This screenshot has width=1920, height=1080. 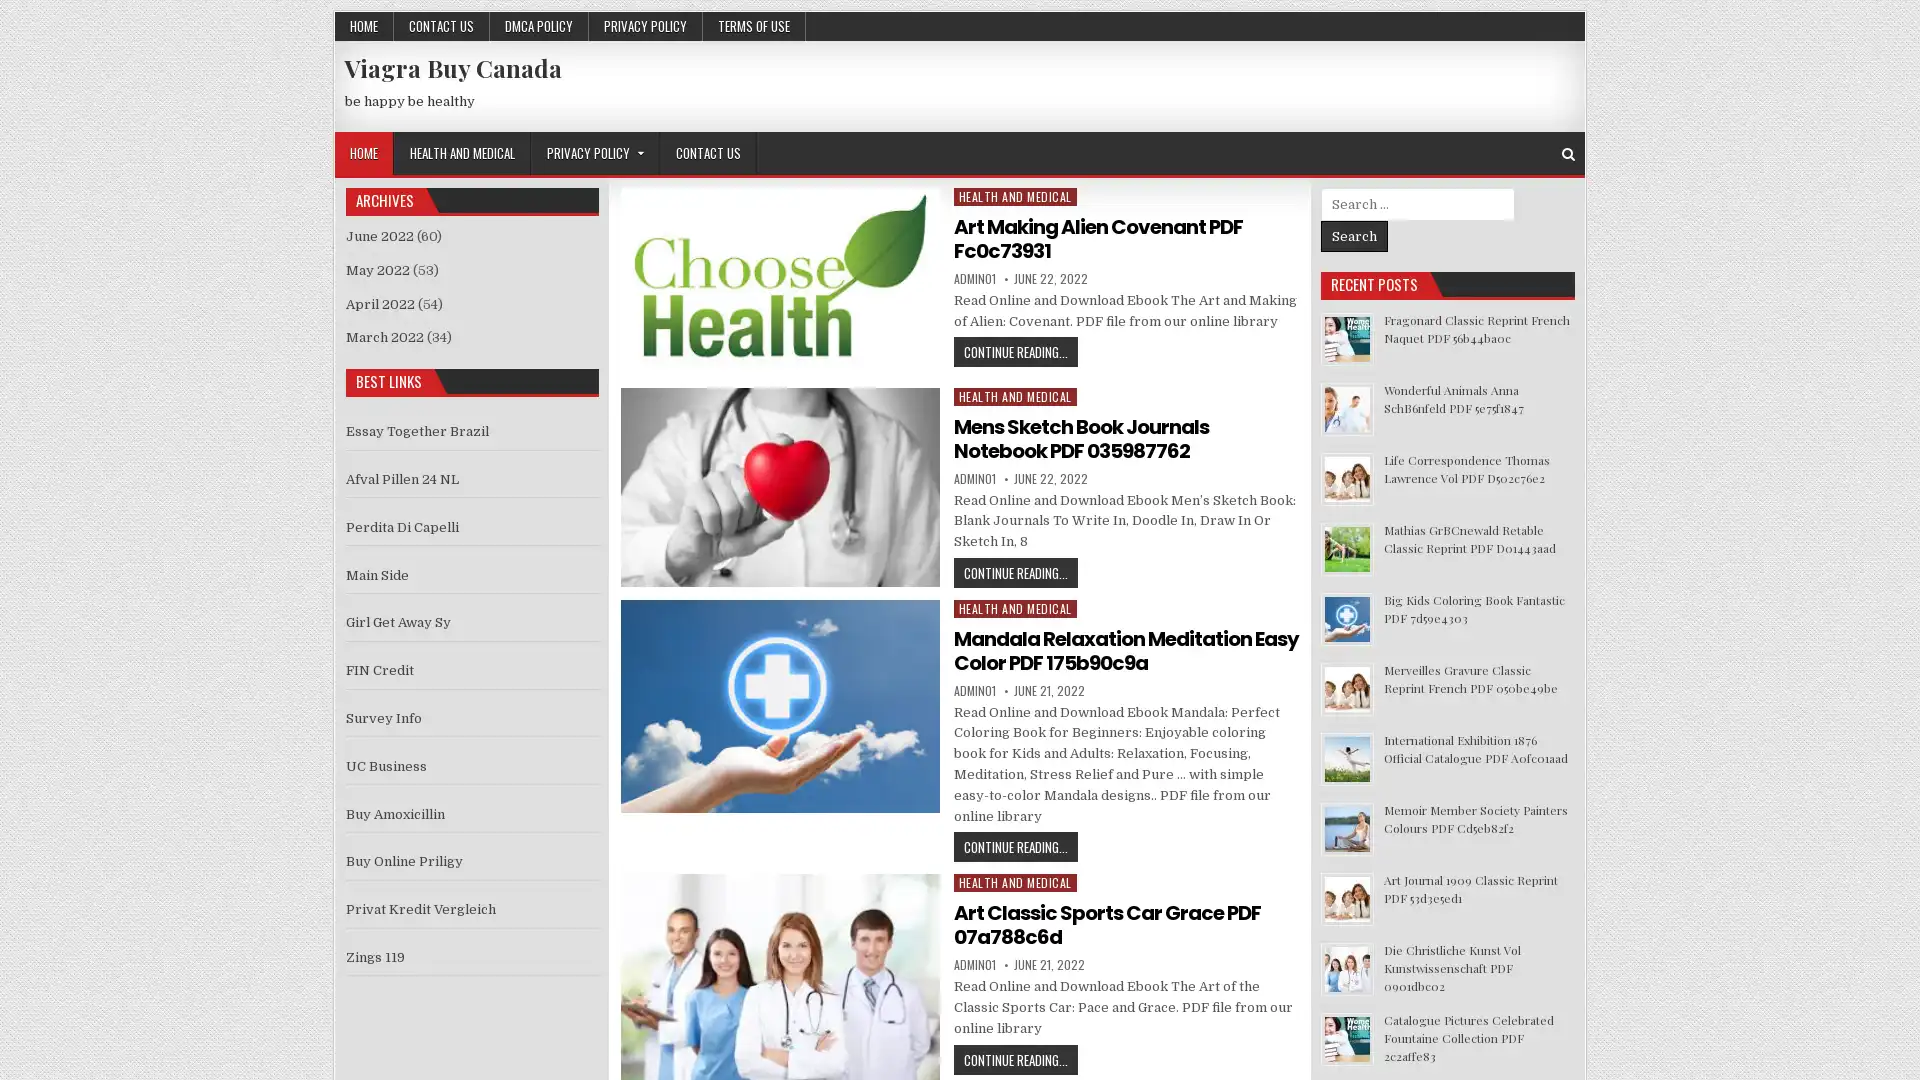 I want to click on Search, so click(x=1354, y=235).